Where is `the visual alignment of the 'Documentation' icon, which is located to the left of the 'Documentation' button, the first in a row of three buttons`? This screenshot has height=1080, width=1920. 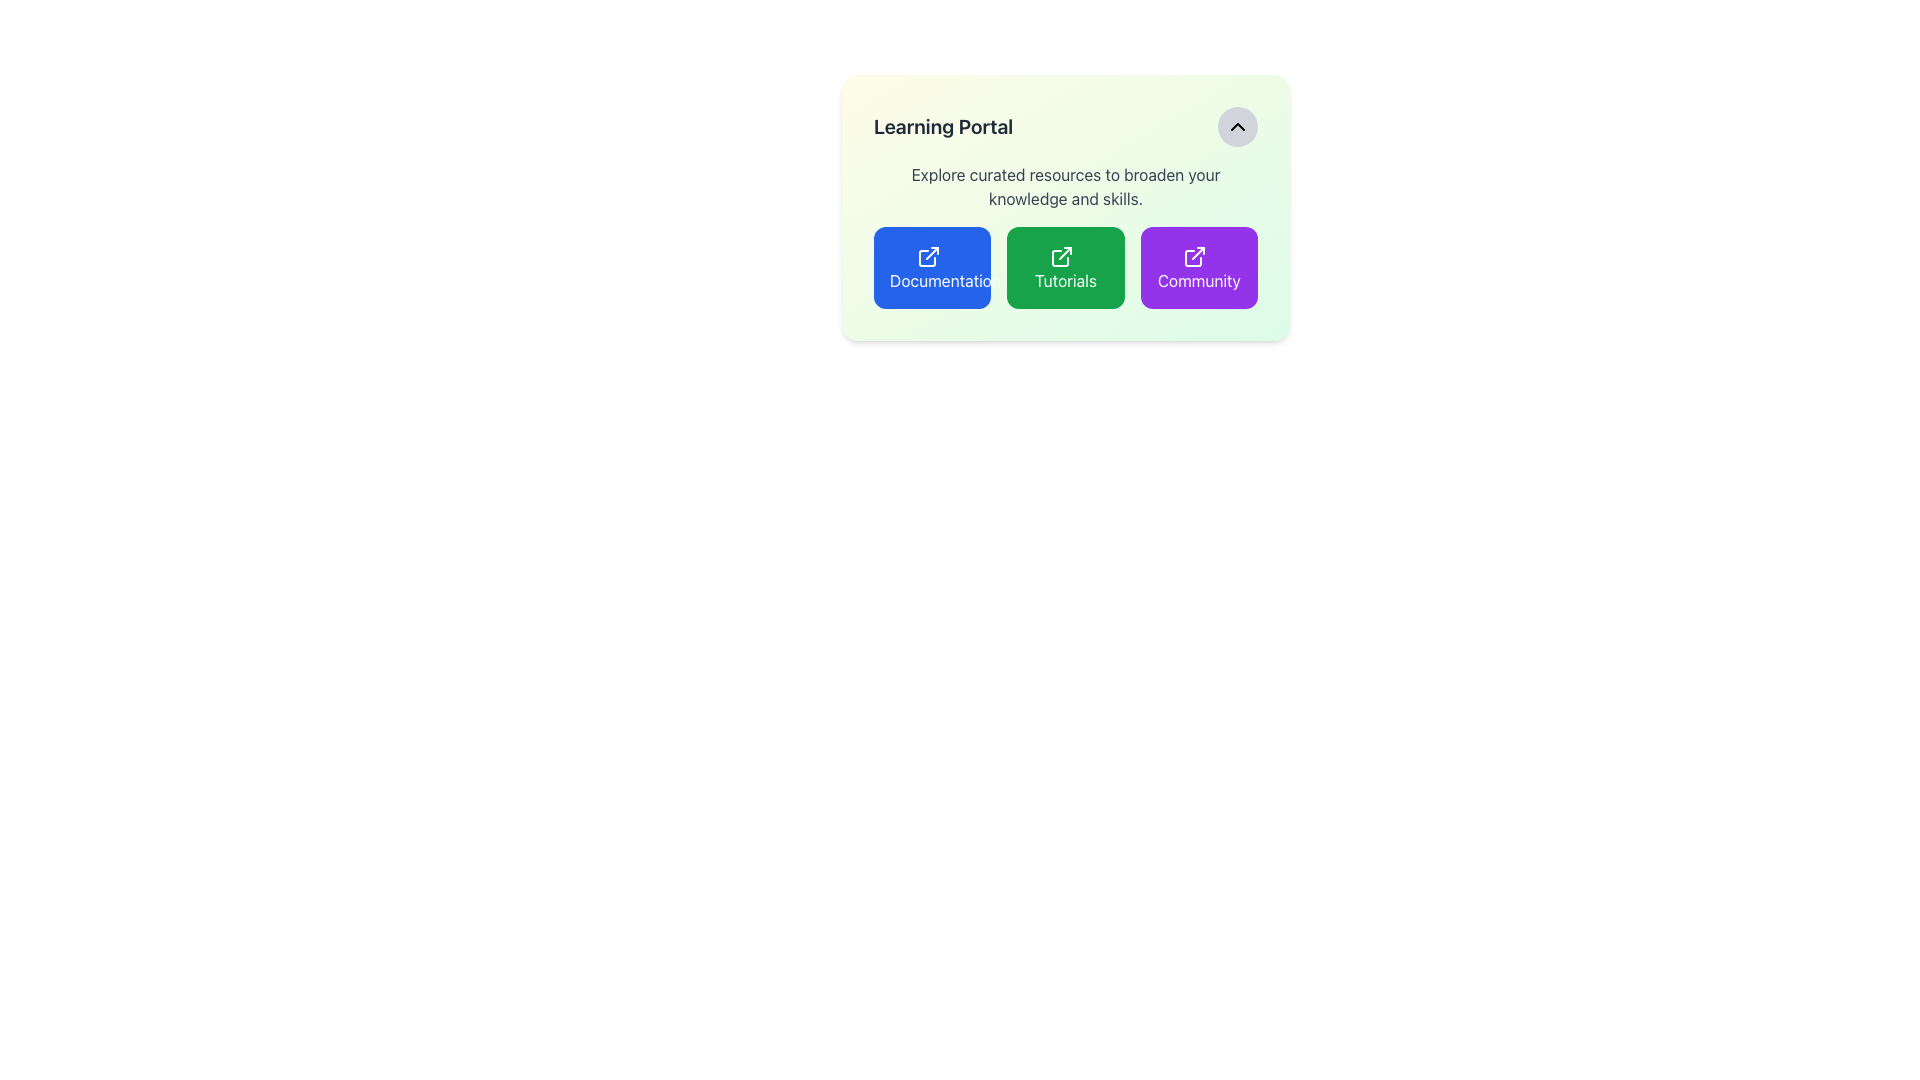 the visual alignment of the 'Documentation' icon, which is located to the left of the 'Documentation' button, the first in a row of three buttons is located at coordinates (927, 255).